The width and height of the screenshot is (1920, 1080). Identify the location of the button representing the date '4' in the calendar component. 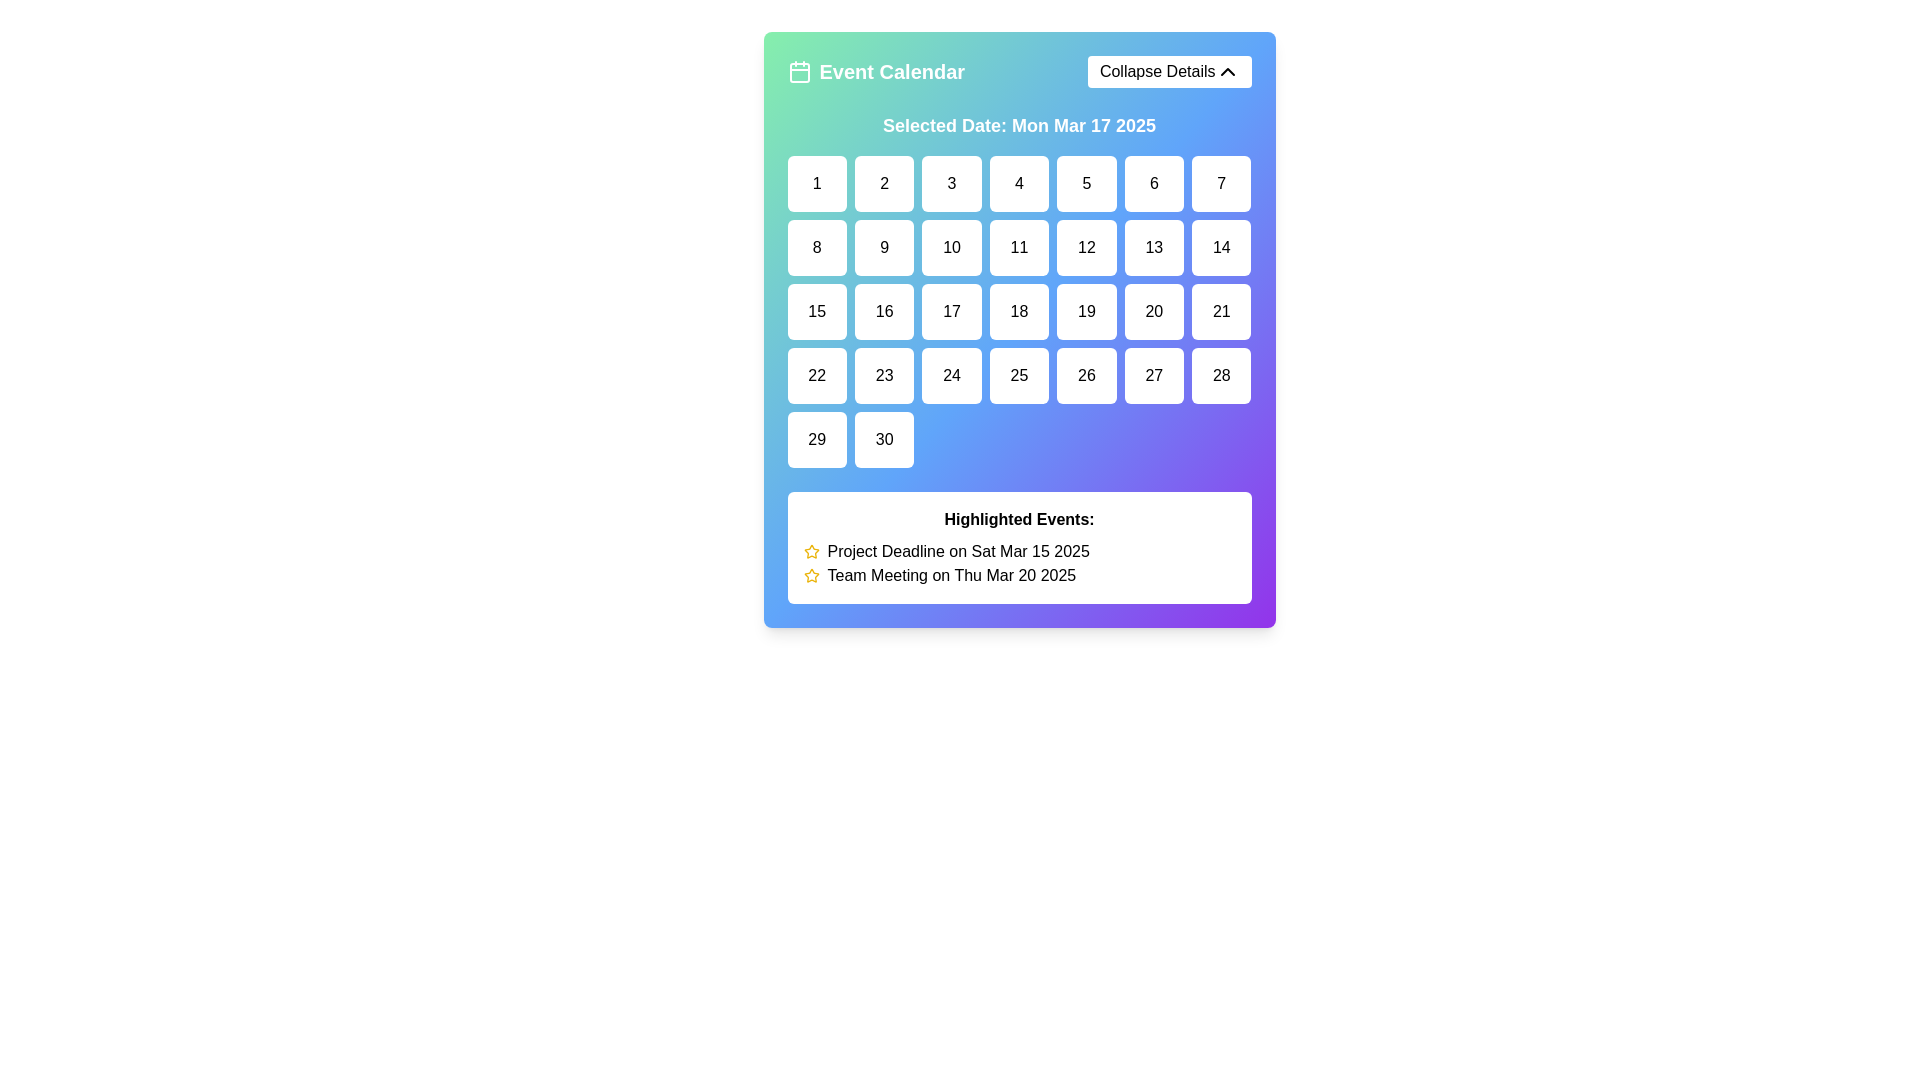
(1019, 184).